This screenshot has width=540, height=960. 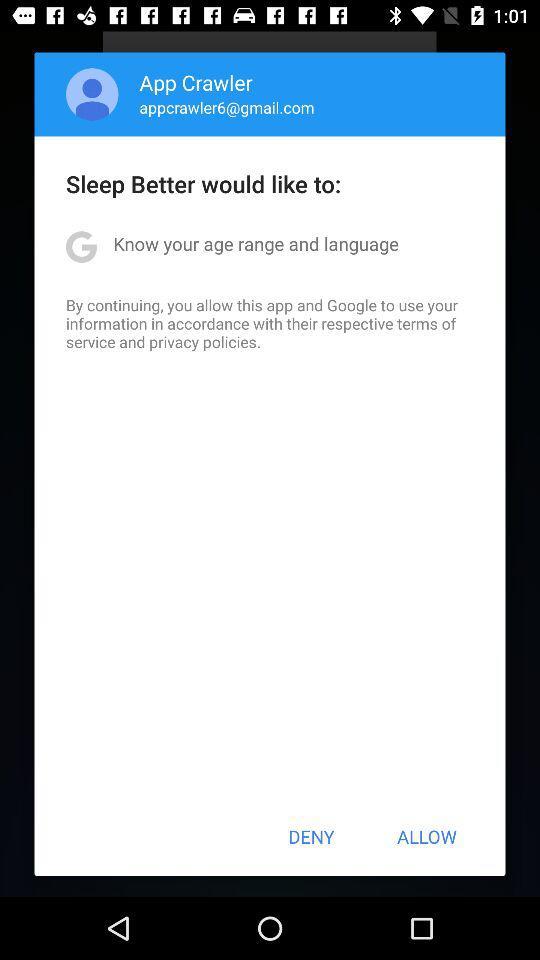 What do you see at coordinates (256, 242) in the screenshot?
I see `the app below the sleep better would item` at bounding box center [256, 242].